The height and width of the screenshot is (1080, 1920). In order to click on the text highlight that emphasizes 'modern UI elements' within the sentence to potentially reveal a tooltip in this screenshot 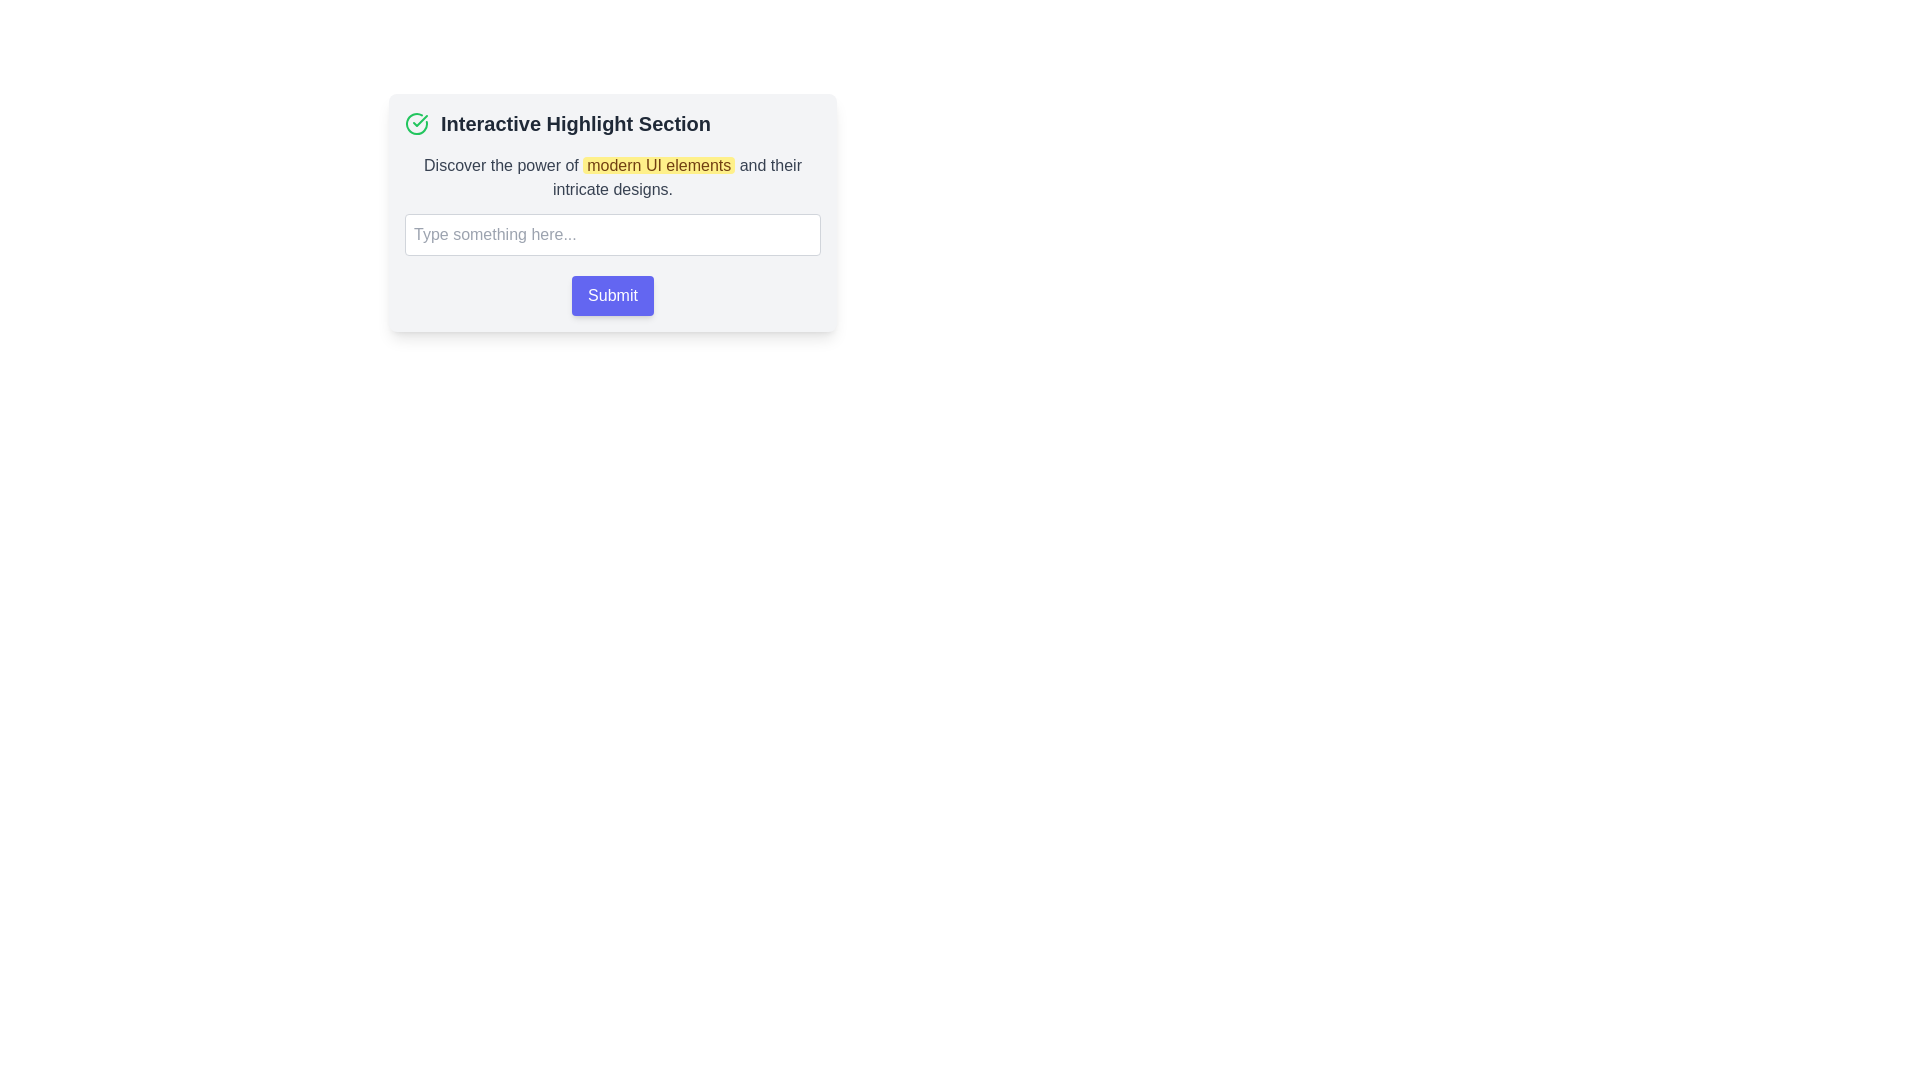, I will do `click(659, 164)`.